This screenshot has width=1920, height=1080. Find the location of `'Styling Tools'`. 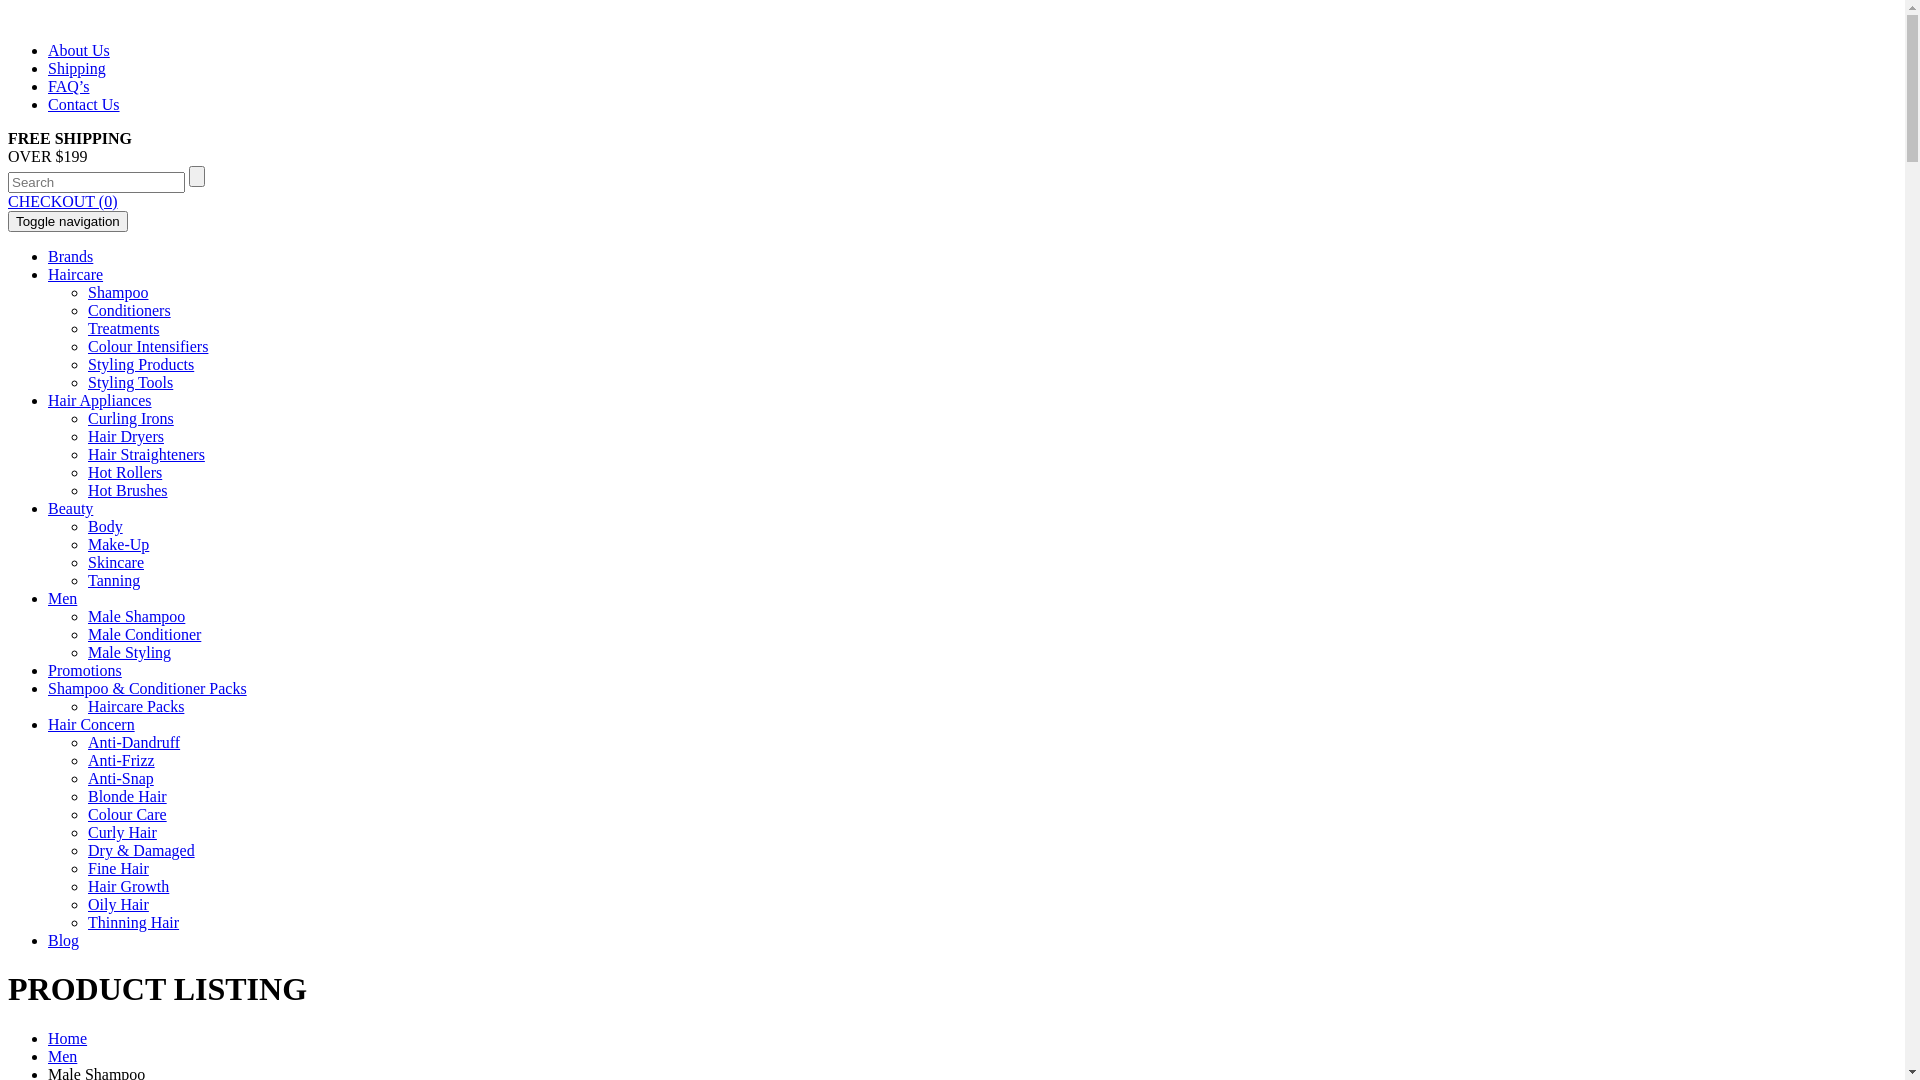

'Styling Tools' is located at coordinates (129, 382).